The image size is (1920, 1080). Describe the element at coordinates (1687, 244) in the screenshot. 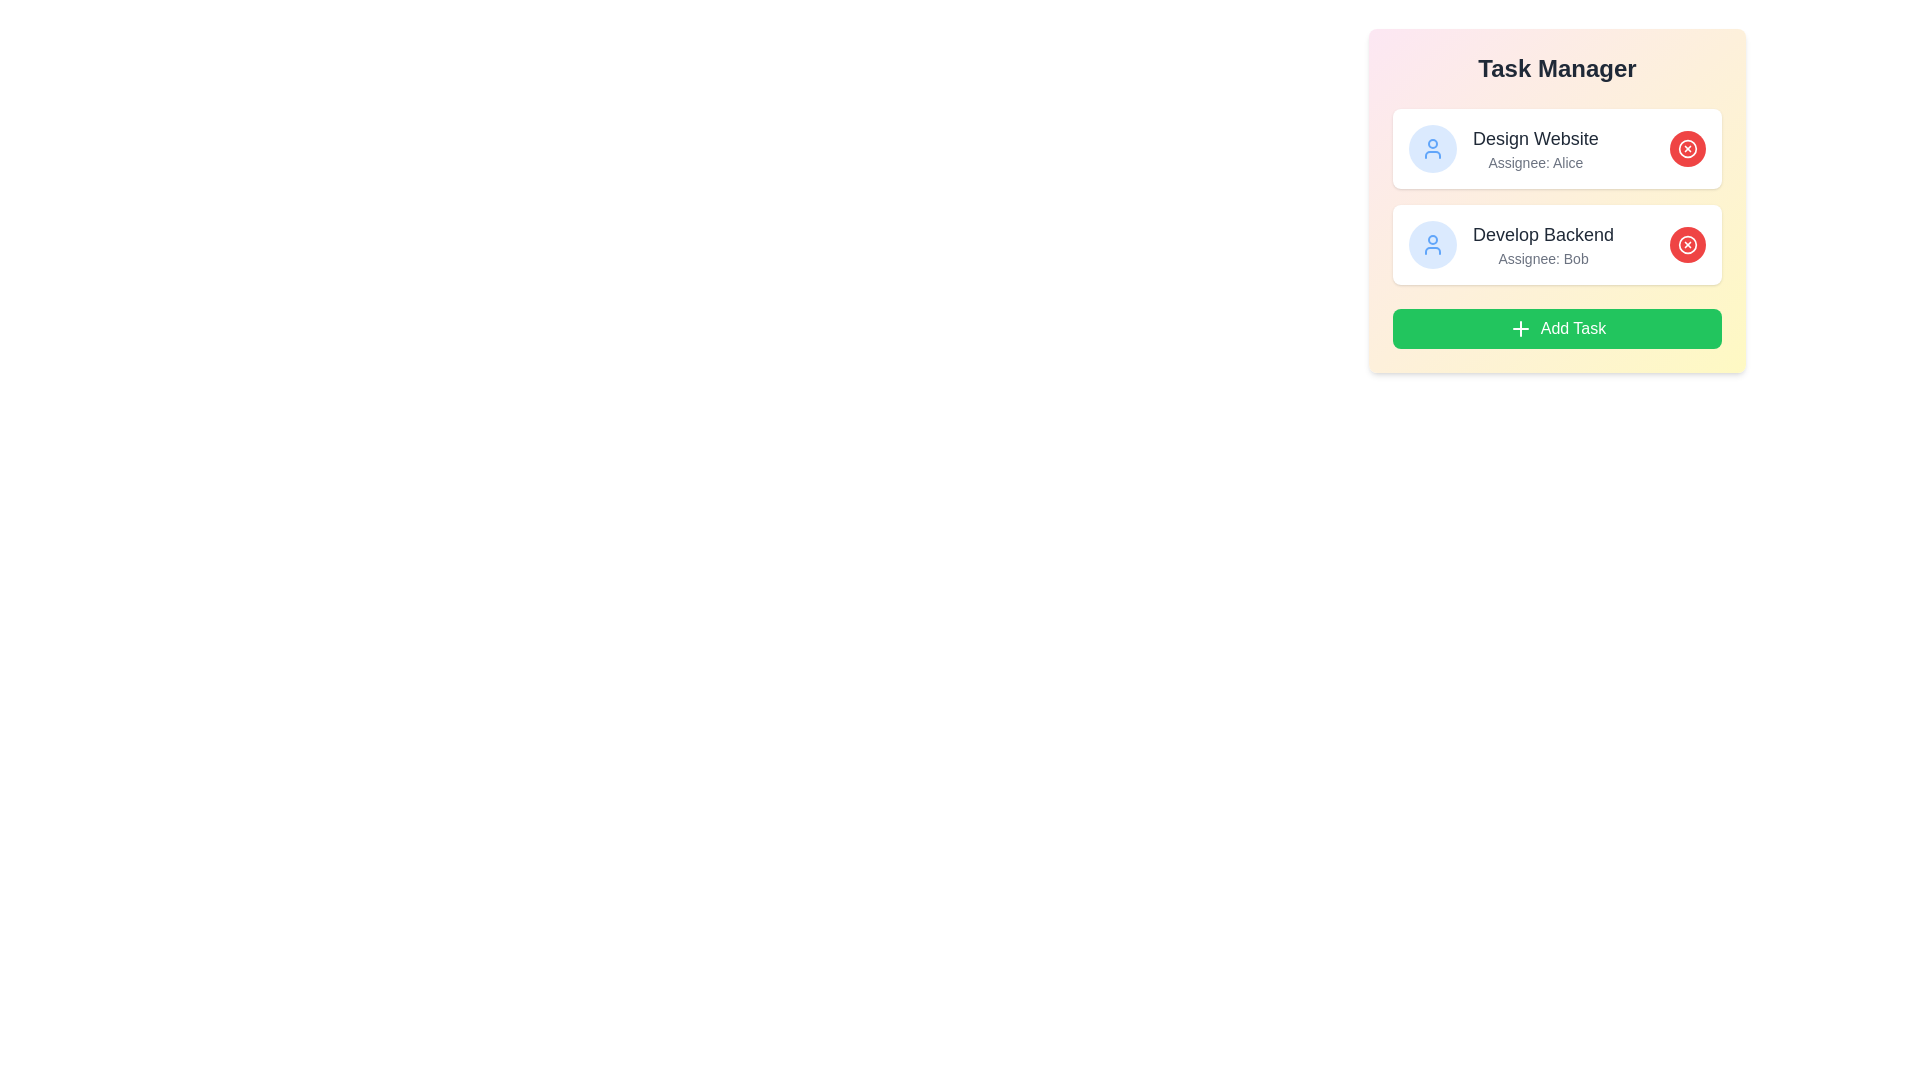

I see `the circular red button with a white 'X' icon` at that location.